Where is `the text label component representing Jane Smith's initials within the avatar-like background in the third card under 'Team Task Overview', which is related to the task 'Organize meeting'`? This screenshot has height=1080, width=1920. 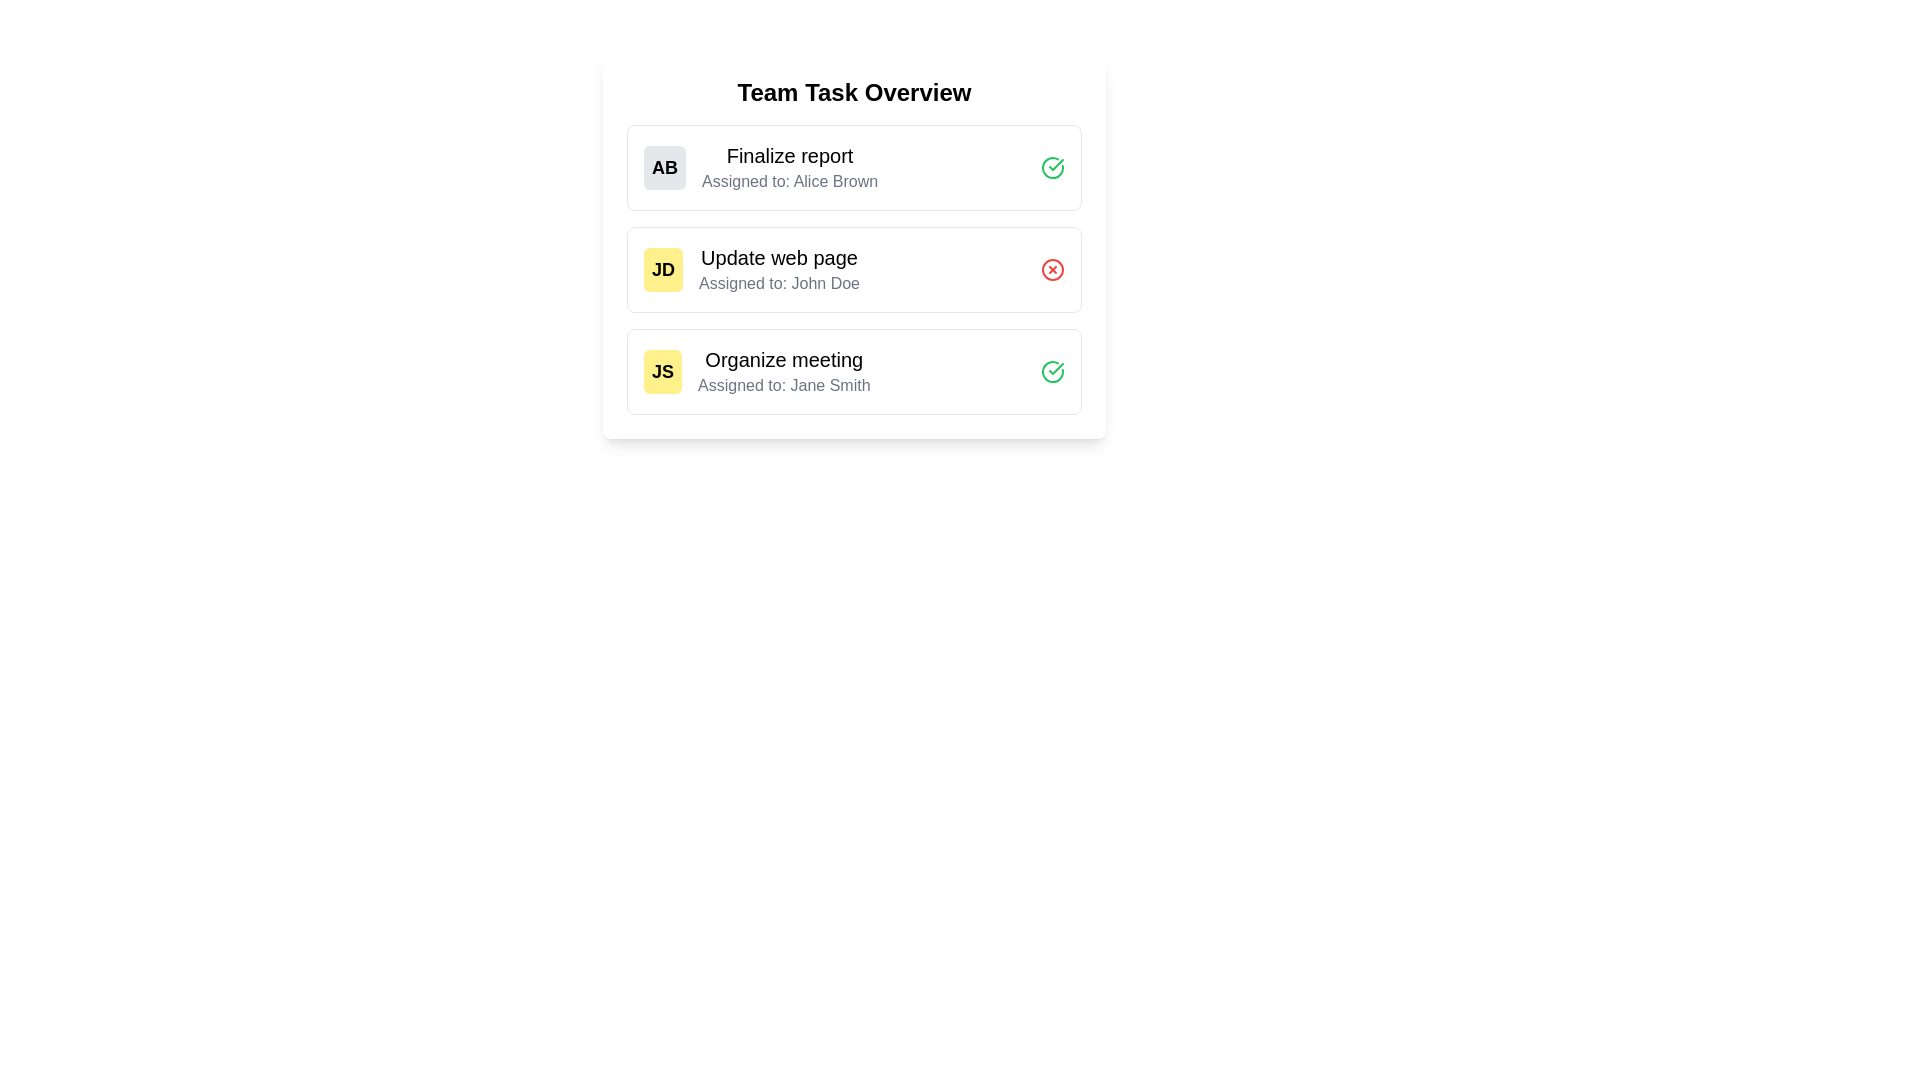
the text label component representing Jane Smith's initials within the avatar-like background in the third card under 'Team Task Overview', which is related to the task 'Organize meeting' is located at coordinates (662, 371).